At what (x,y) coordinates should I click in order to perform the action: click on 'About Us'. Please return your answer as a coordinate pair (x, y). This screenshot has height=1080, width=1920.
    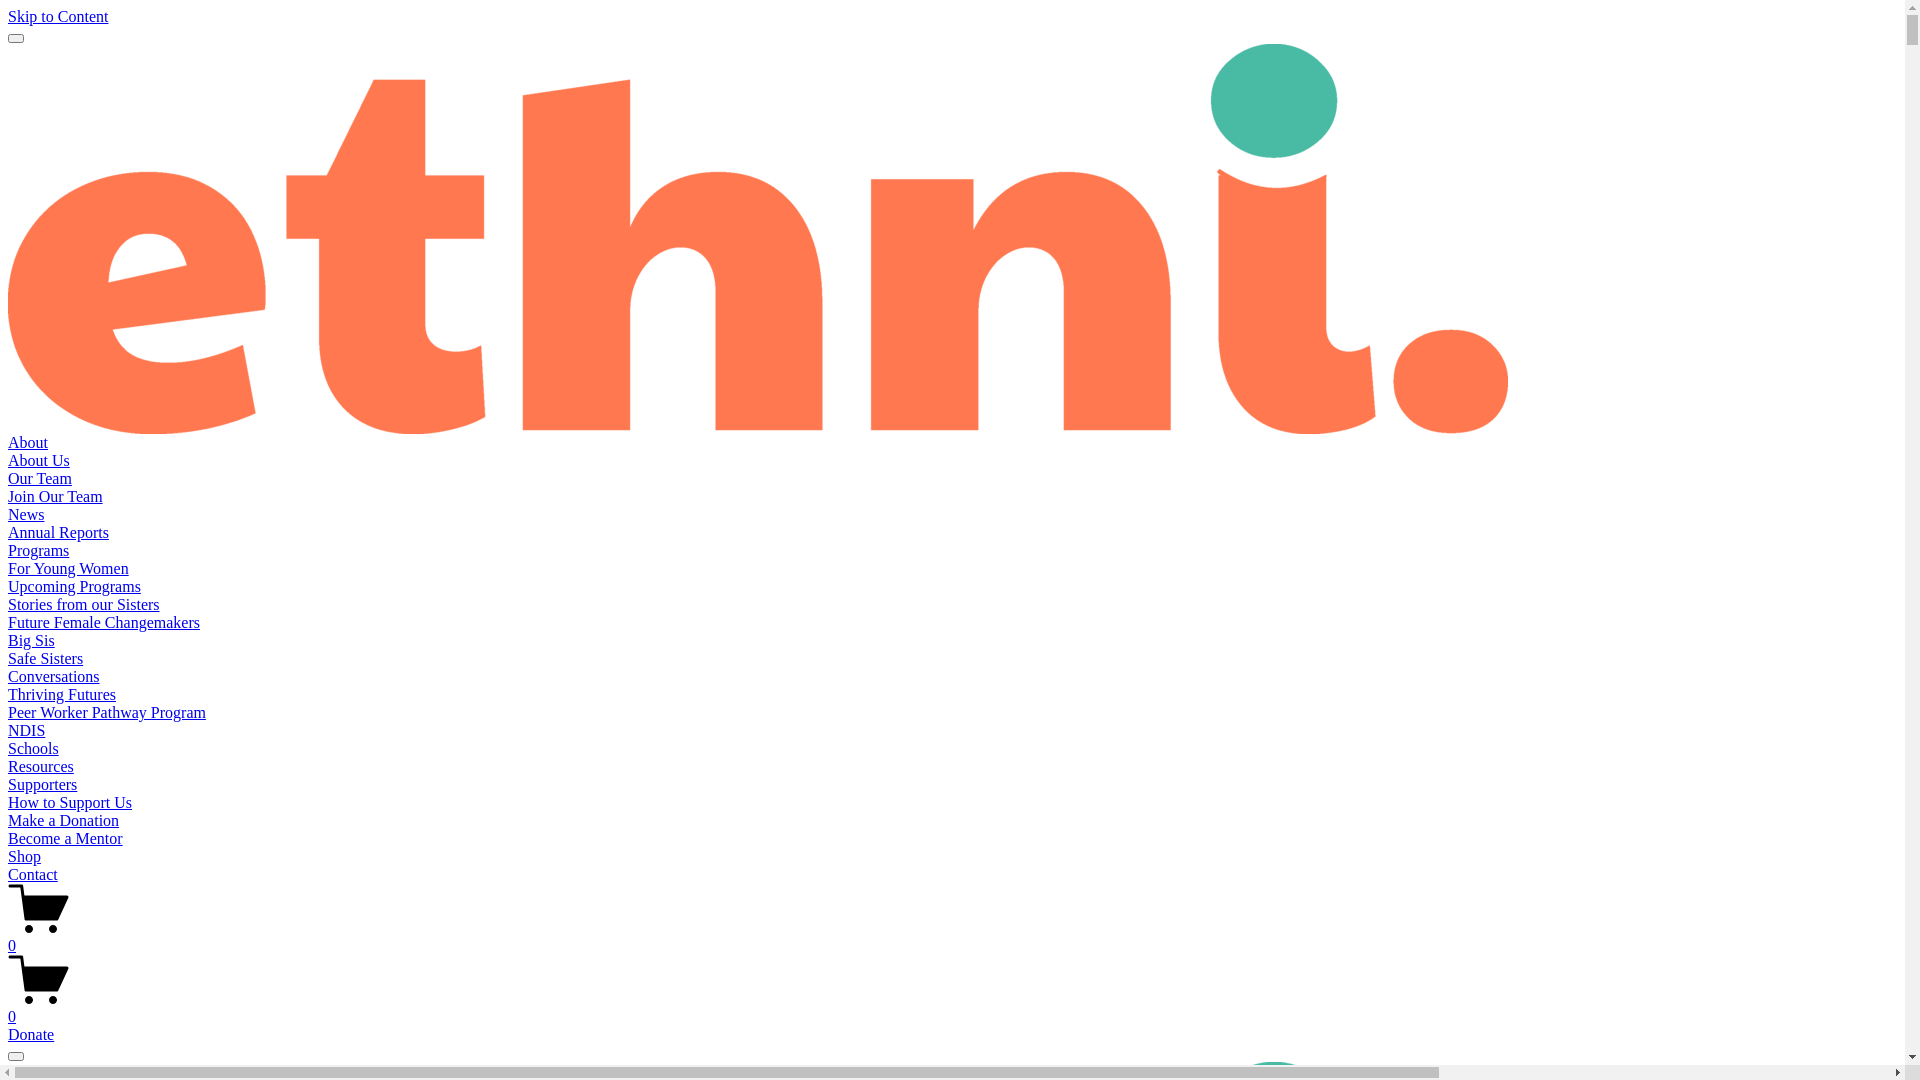
    Looking at the image, I should click on (8, 460).